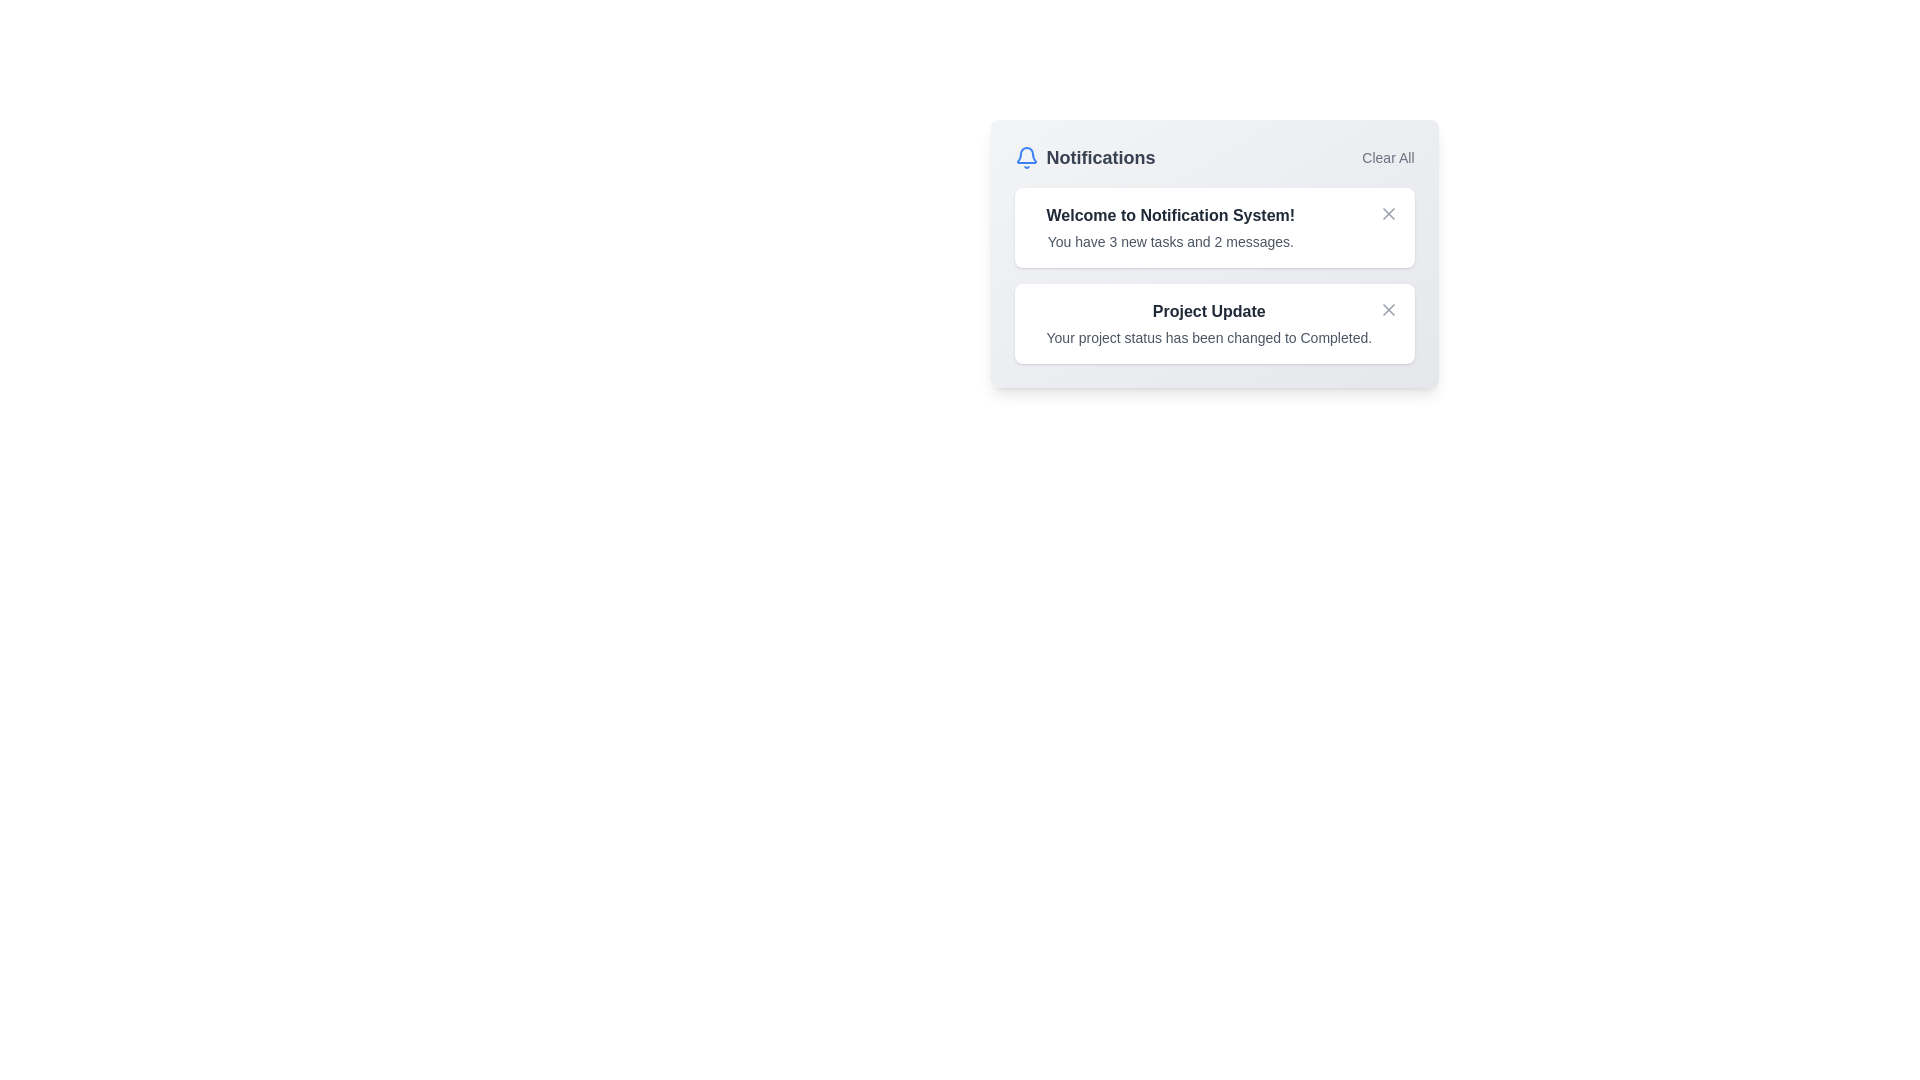 The width and height of the screenshot is (1920, 1080). Describe the element at coordinates (1213, 226) in the screenshot. I see `notification card titled 'Welcome to Notification System!' which is the first card in the notifications list and contains details about new tasks and messages` at that location.